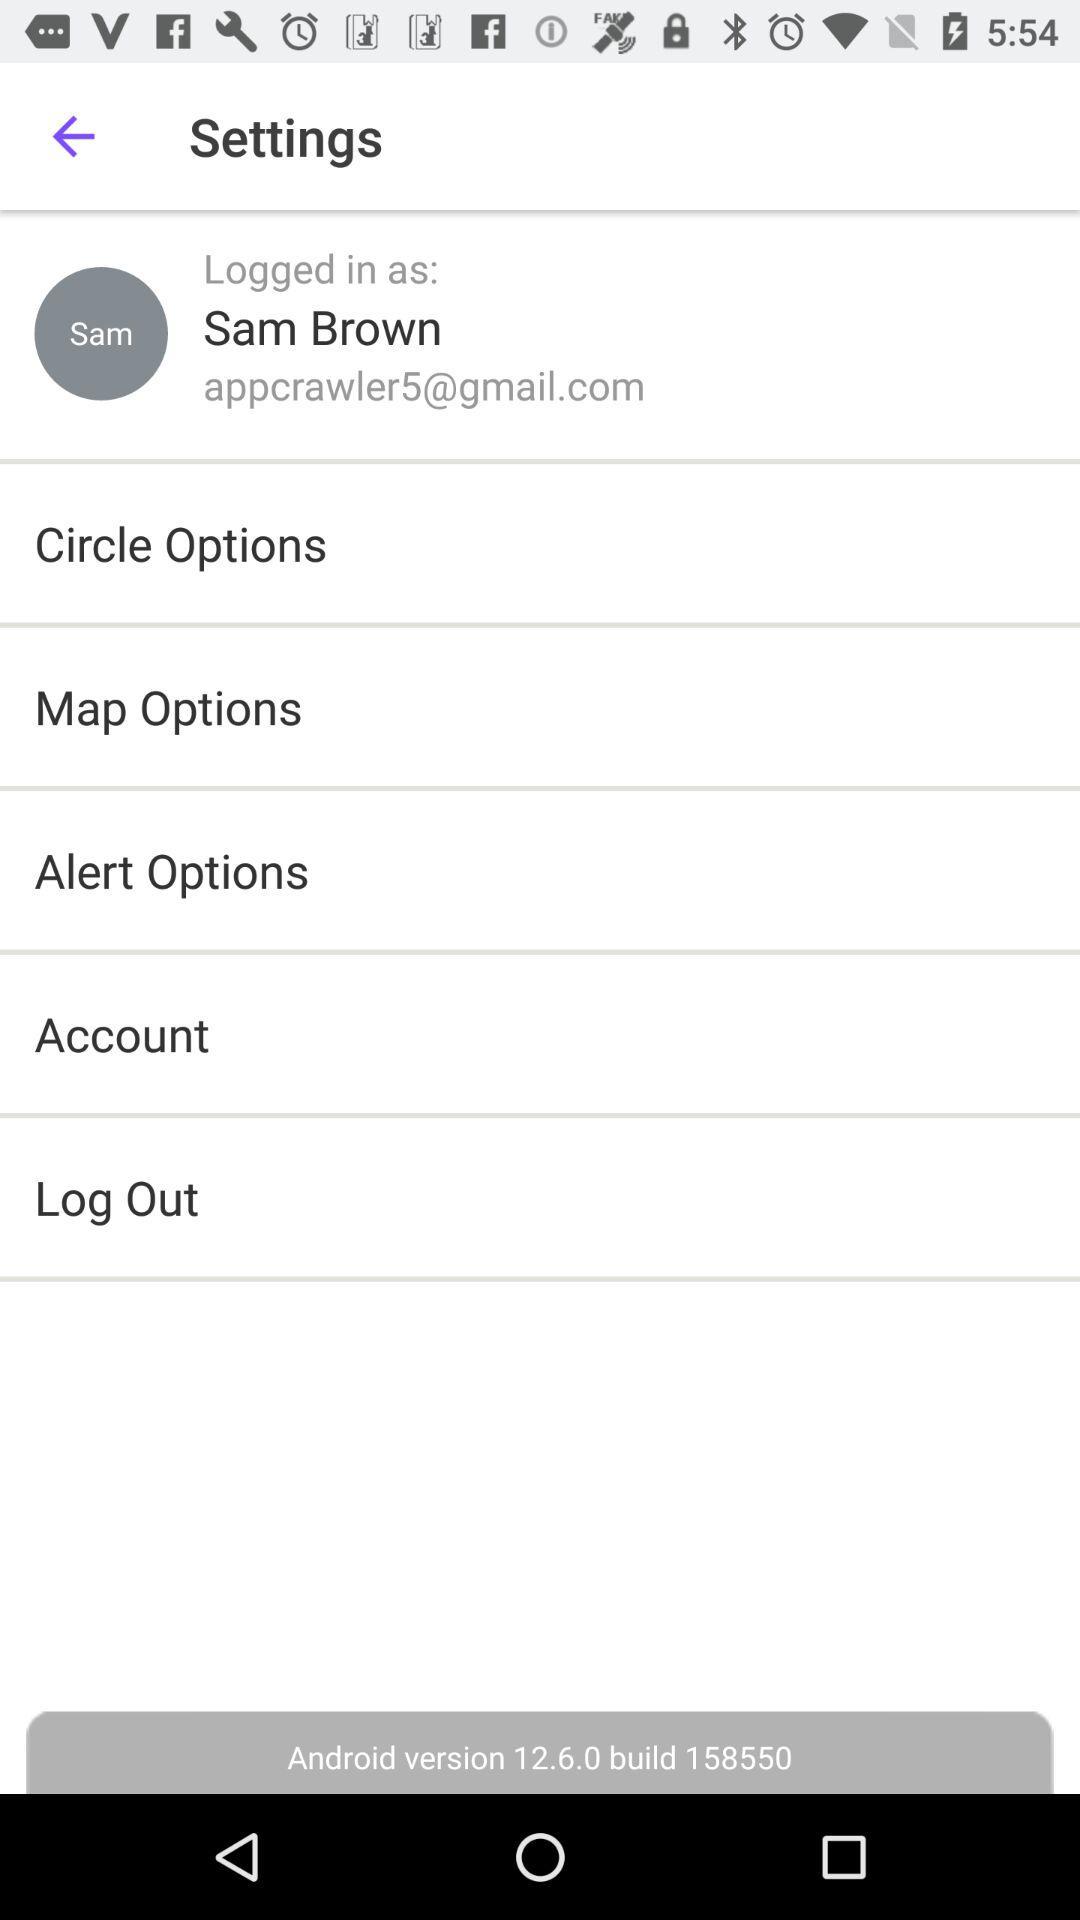  What do you see at coordinates (540, 1197) in the screenshot?
I see `icon above the android version 12 icon` at bounding box center [540, 1197].